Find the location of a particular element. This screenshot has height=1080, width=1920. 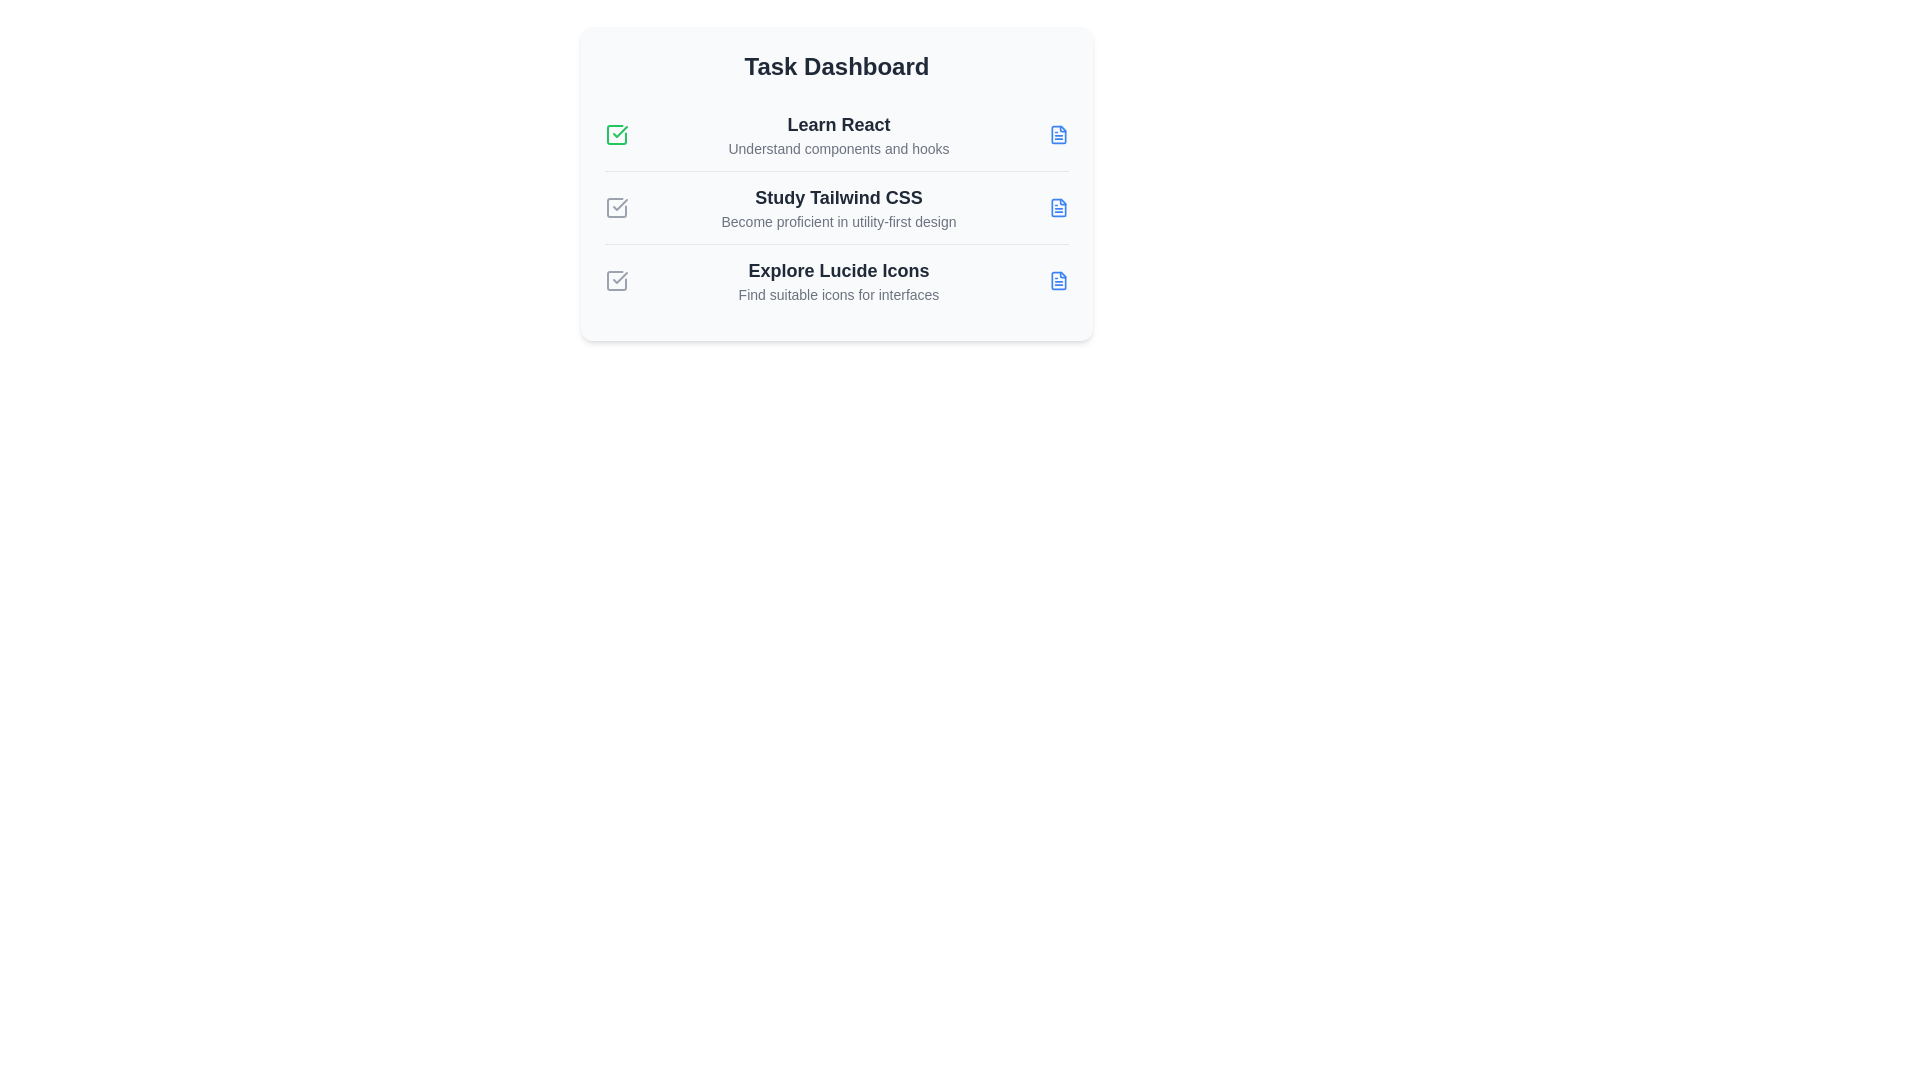

the document icon corresponding to the task 'Explore Lucide Icons' is located at coordinates (1058, 281).